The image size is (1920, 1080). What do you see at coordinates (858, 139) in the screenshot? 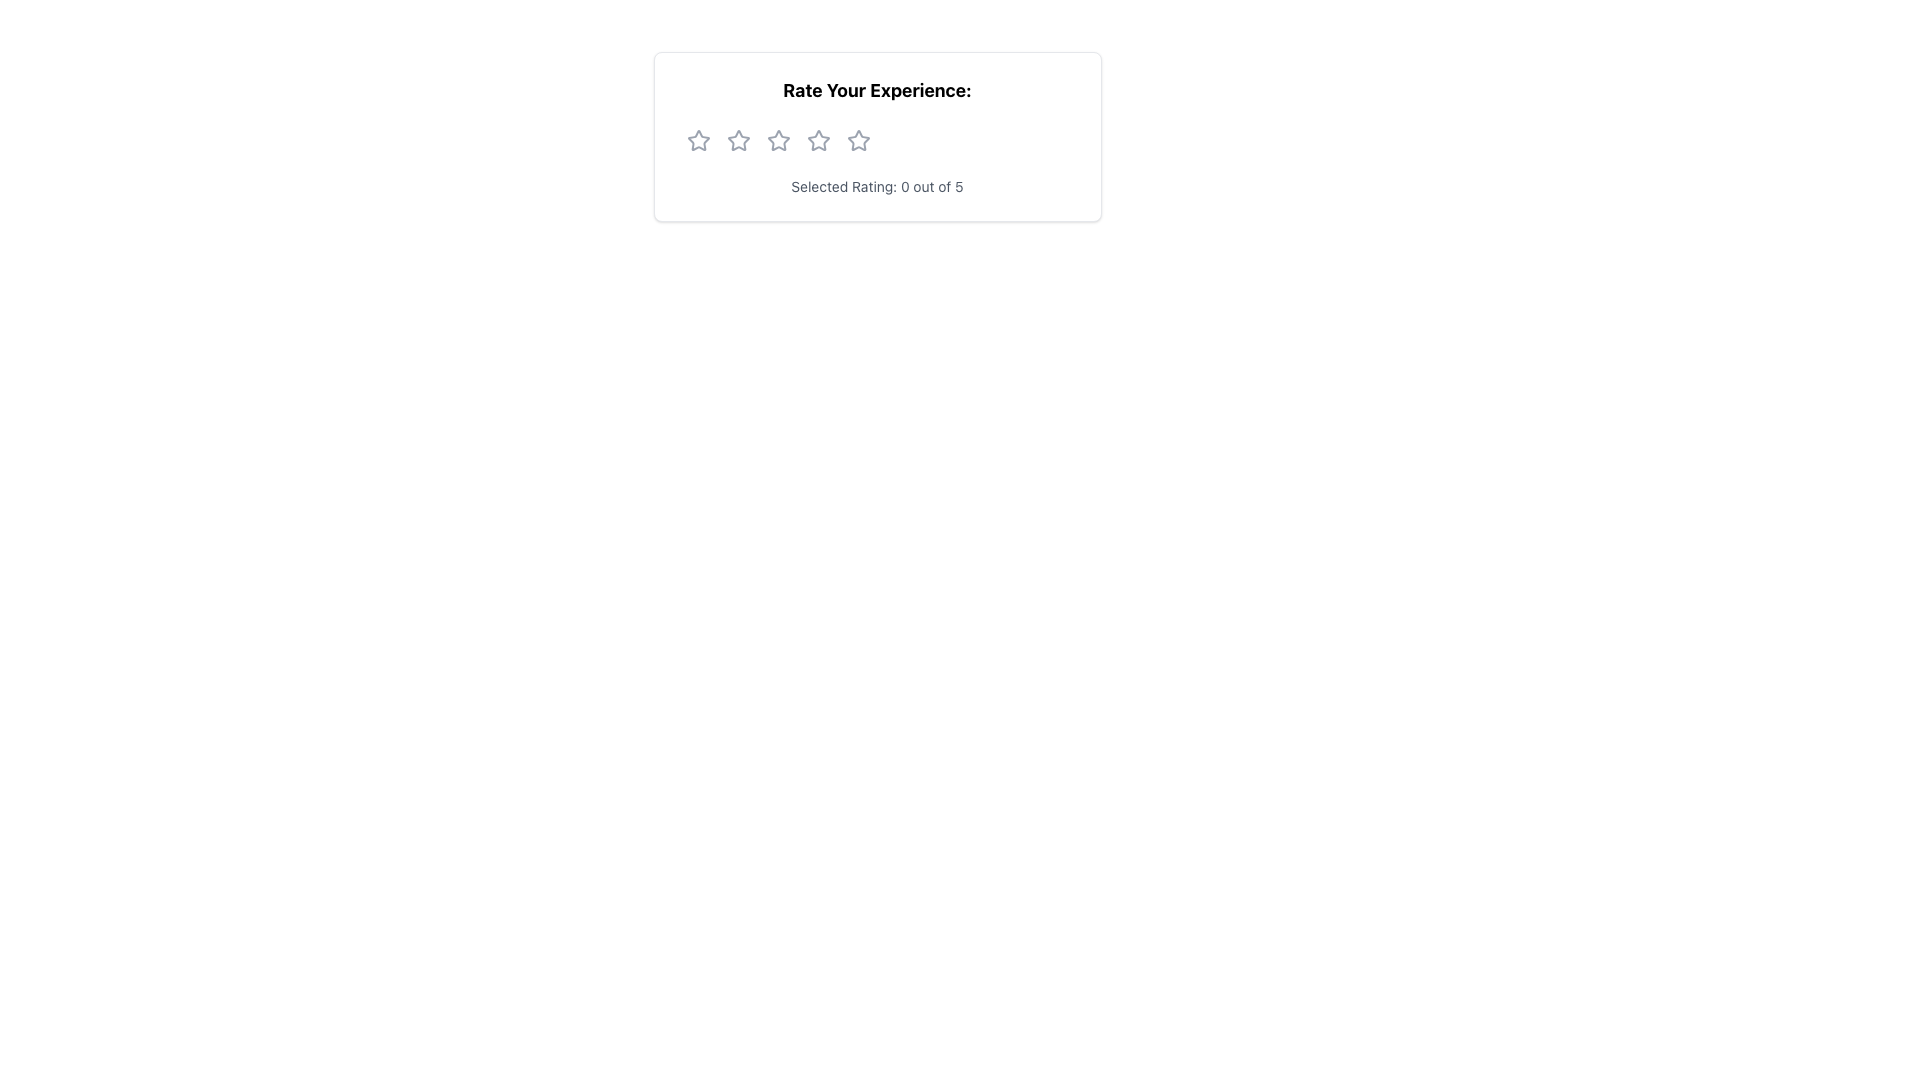
I see `the third star-shaped icon in the horizontal sequence of five stars` at bounding box center [858, 139].